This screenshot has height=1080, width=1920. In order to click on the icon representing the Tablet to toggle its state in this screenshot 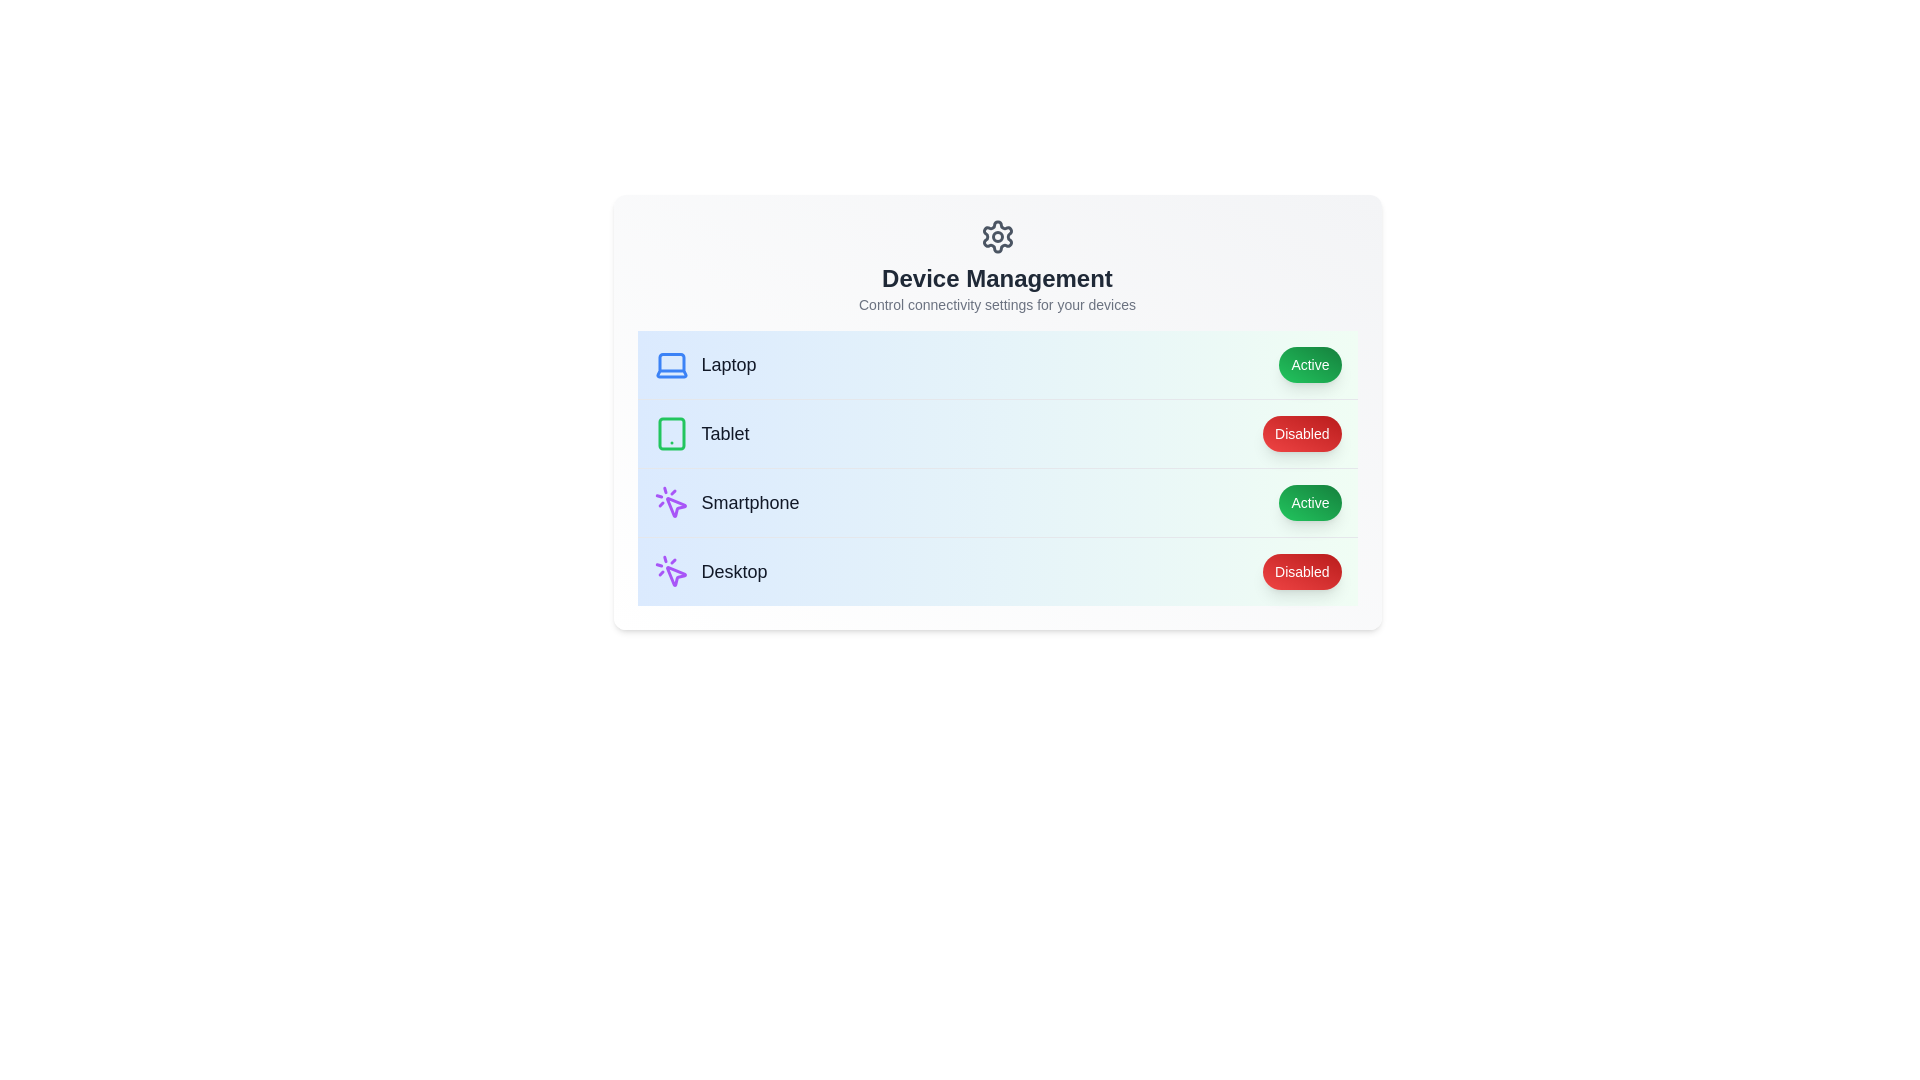, I will do `click(671, 433)`.